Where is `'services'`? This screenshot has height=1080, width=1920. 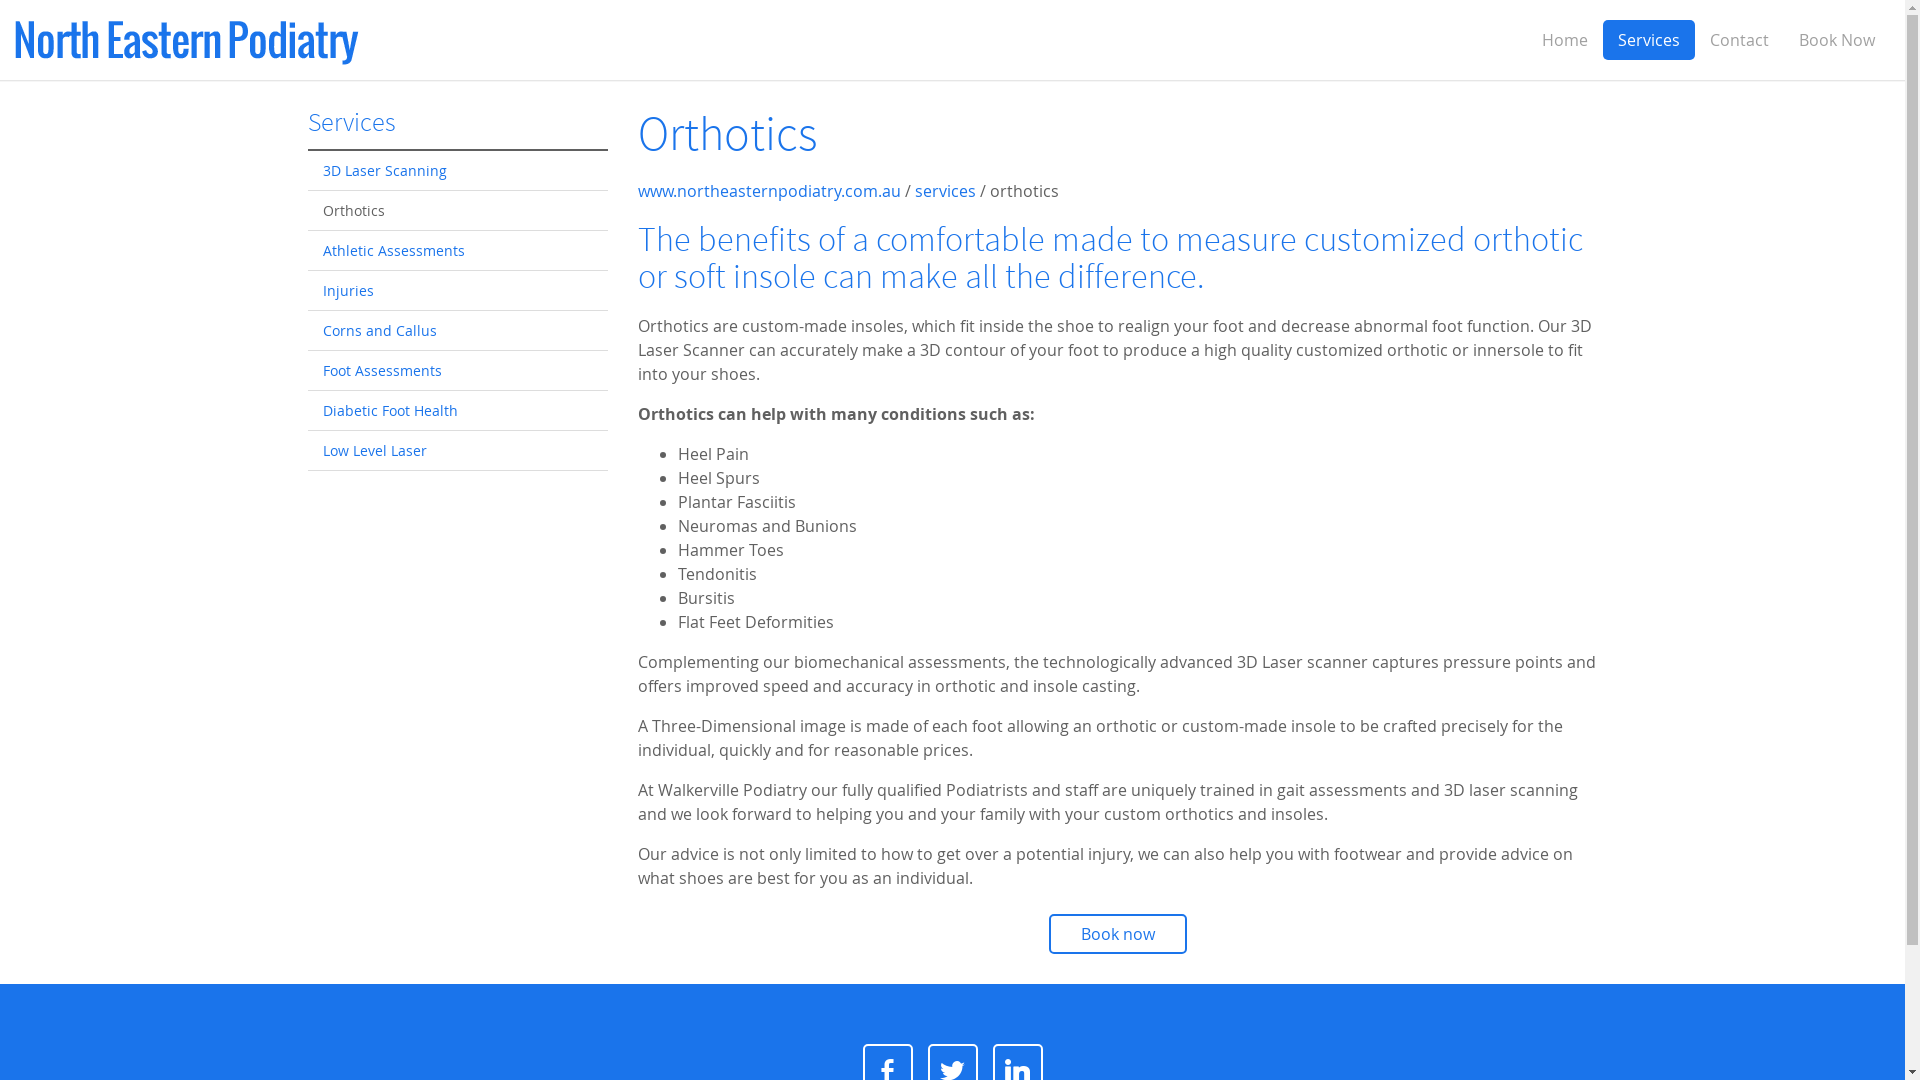
'services' is located at coordinates (943, 191).